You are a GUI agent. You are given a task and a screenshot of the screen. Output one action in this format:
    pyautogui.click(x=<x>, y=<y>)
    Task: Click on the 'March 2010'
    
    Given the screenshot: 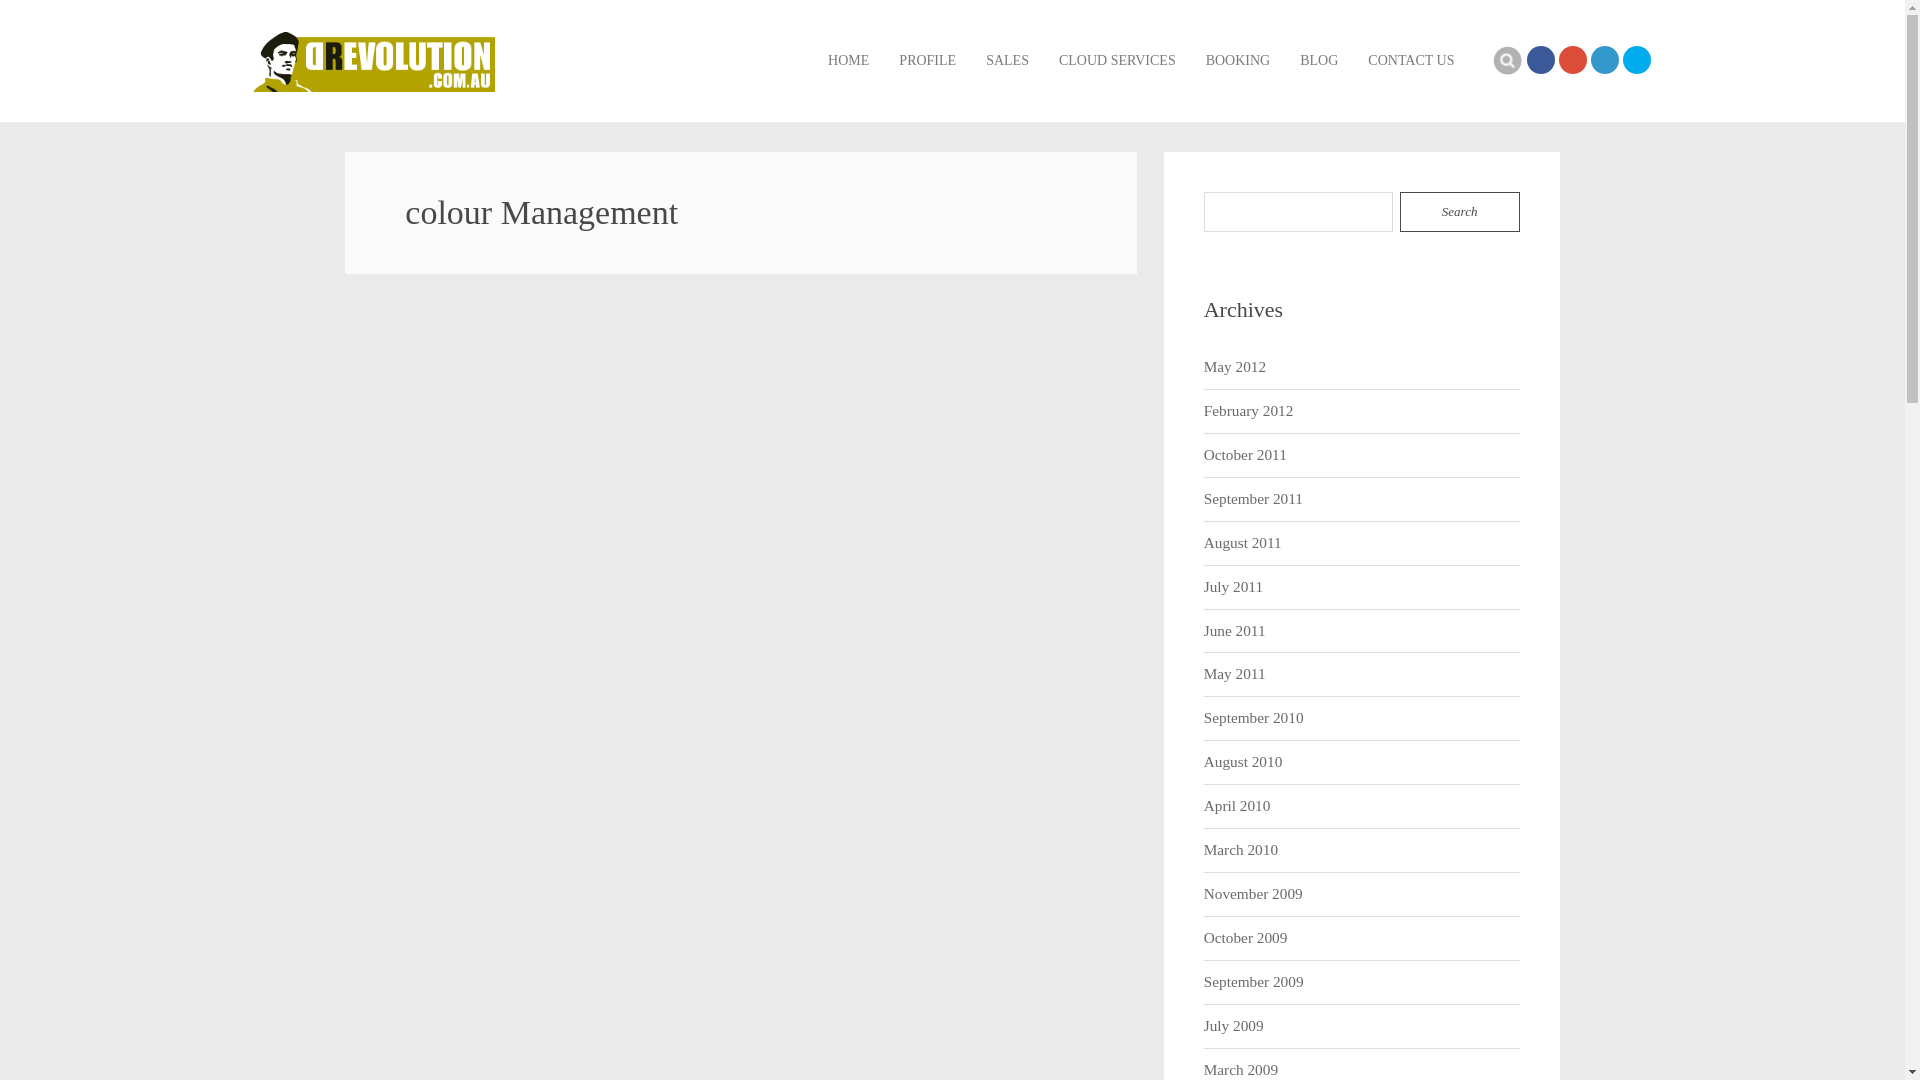 What is the action you would take?
    pyautogui.click(x=1240, y=850)
    